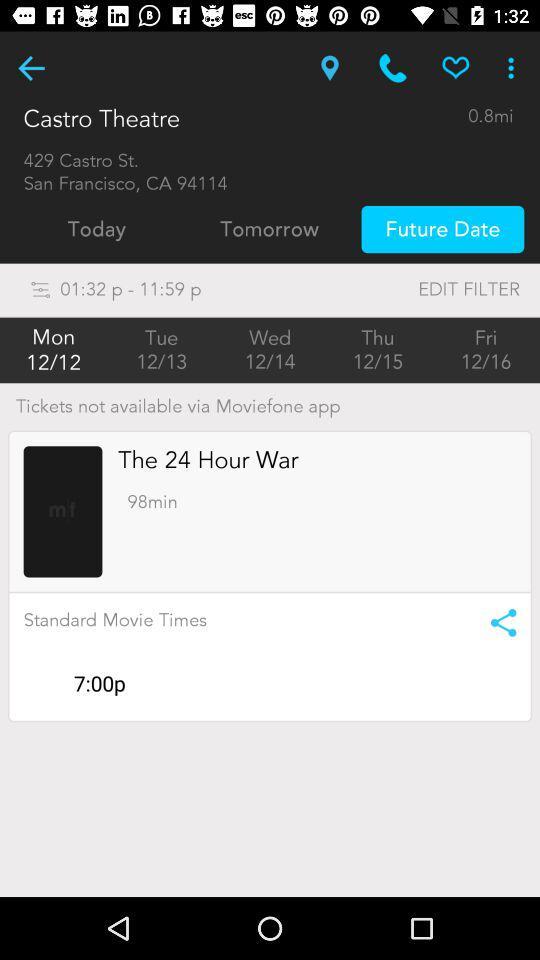 This screenshot has width=540, height=960. Describe the element at coordinates (496, 621) in the screenshot. I see `share` at that location.